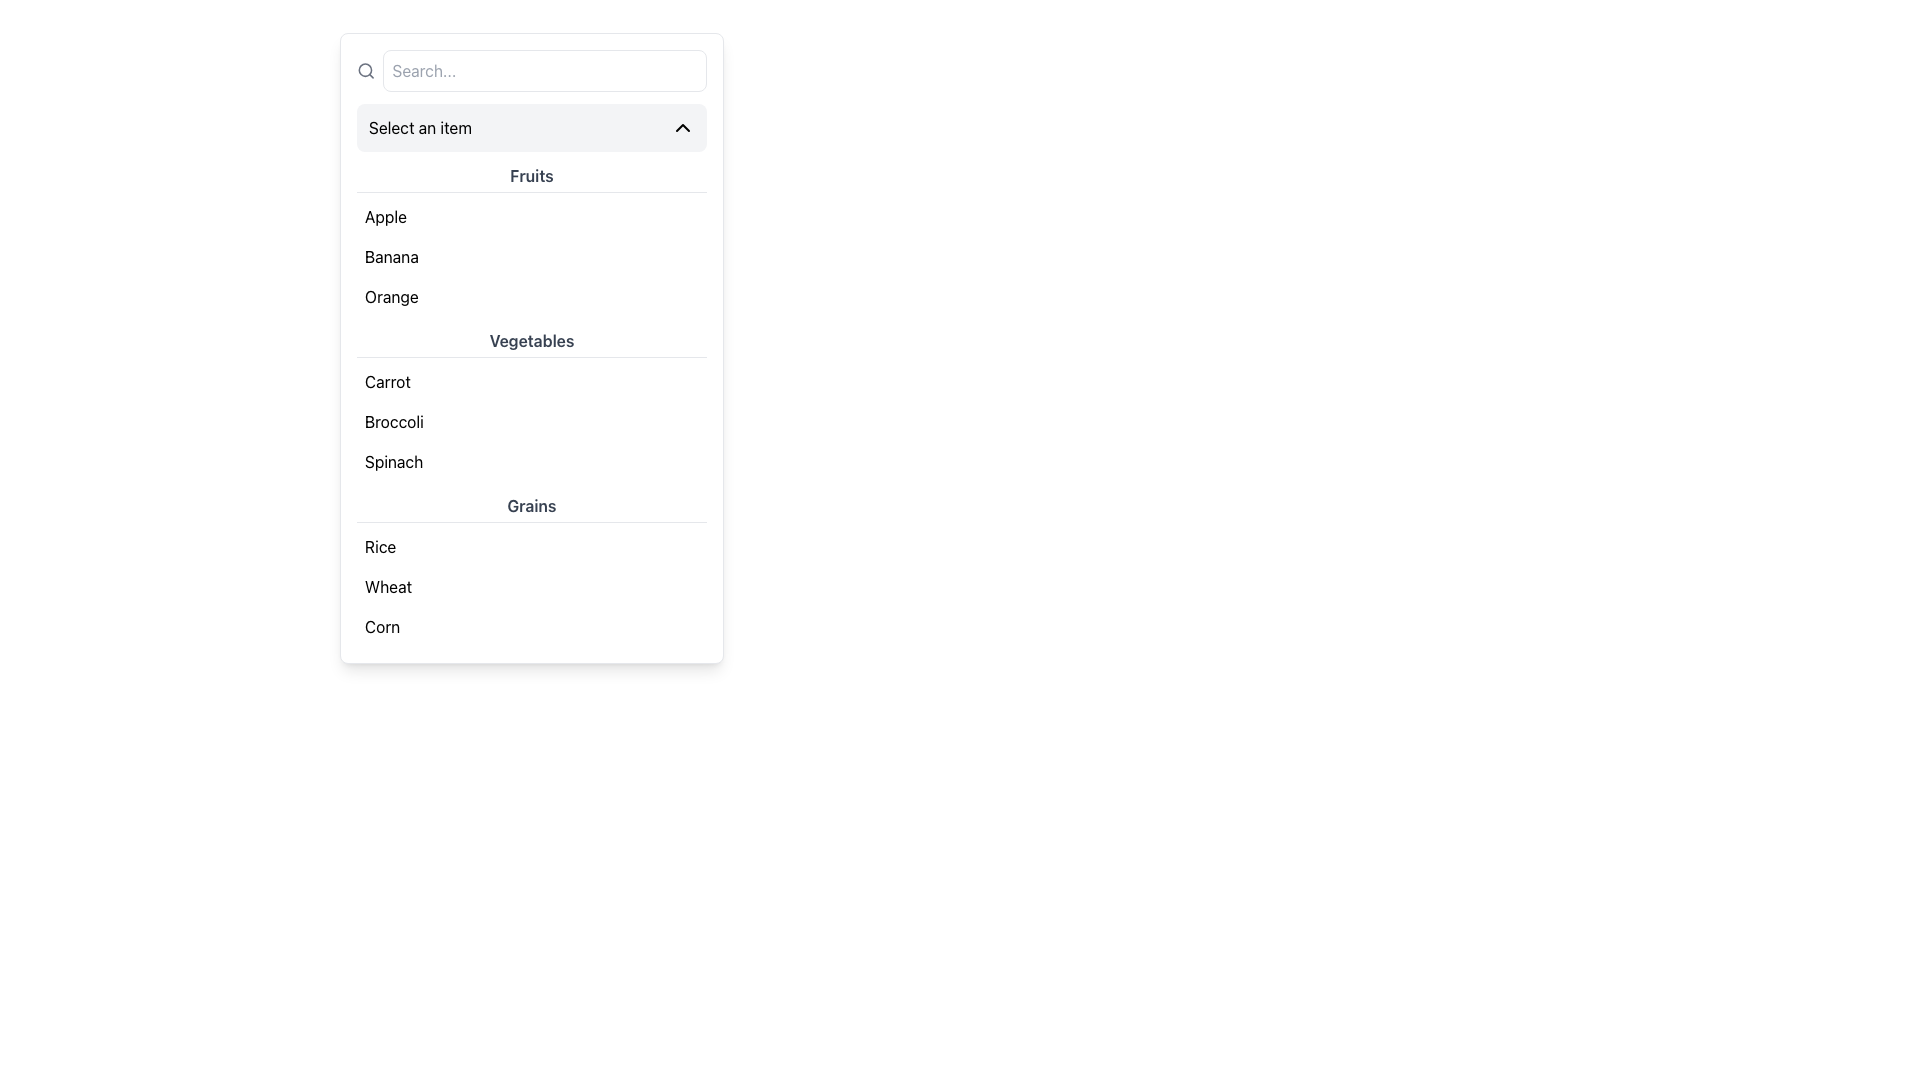  Describe the element at coordinates (391, 256) in the screenshot. I see `the text label representing 'Banana' in the dropdown menu` at that location.